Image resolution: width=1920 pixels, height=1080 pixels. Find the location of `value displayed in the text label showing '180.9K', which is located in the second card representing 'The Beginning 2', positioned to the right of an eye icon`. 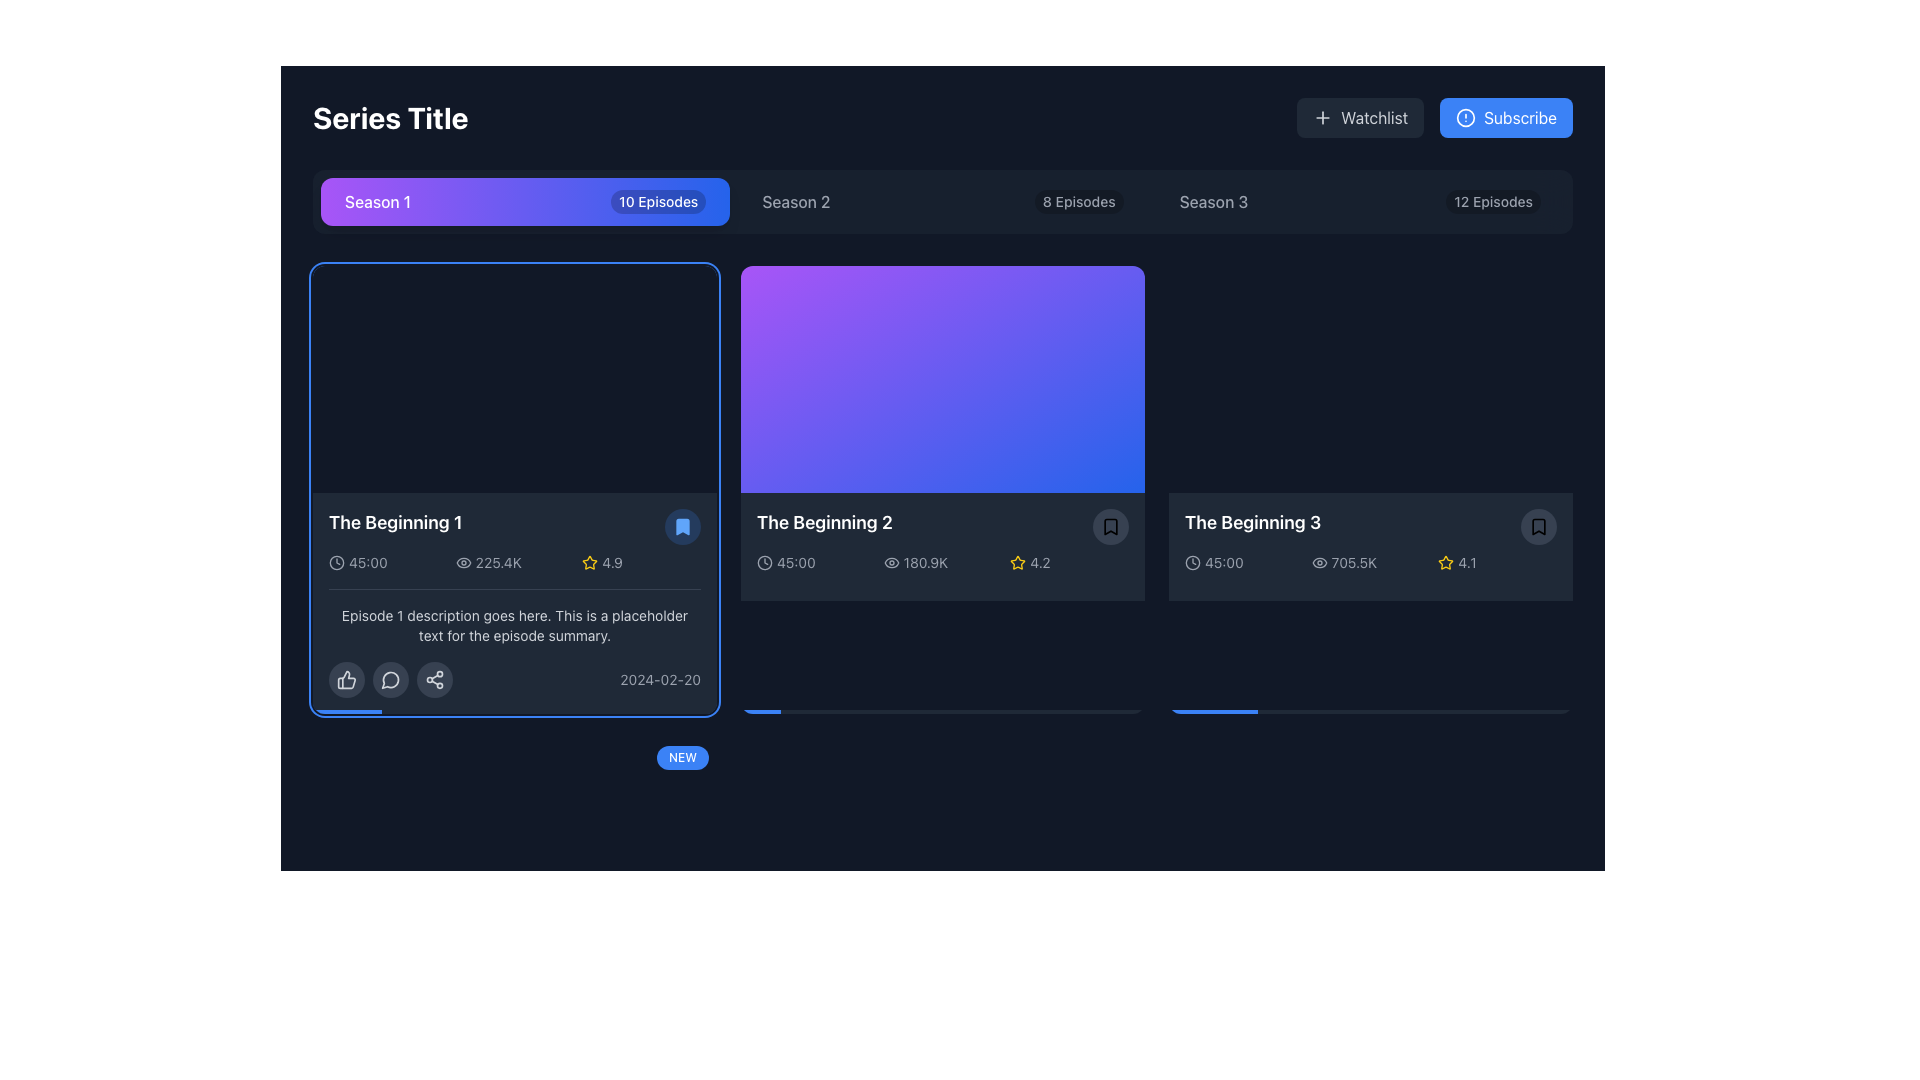

value displayed in the text label showing '180.9K', which is located in the second card representing 'The Beginning 2', positioned to the right of an eye icon is located at coordinates (925, 563).